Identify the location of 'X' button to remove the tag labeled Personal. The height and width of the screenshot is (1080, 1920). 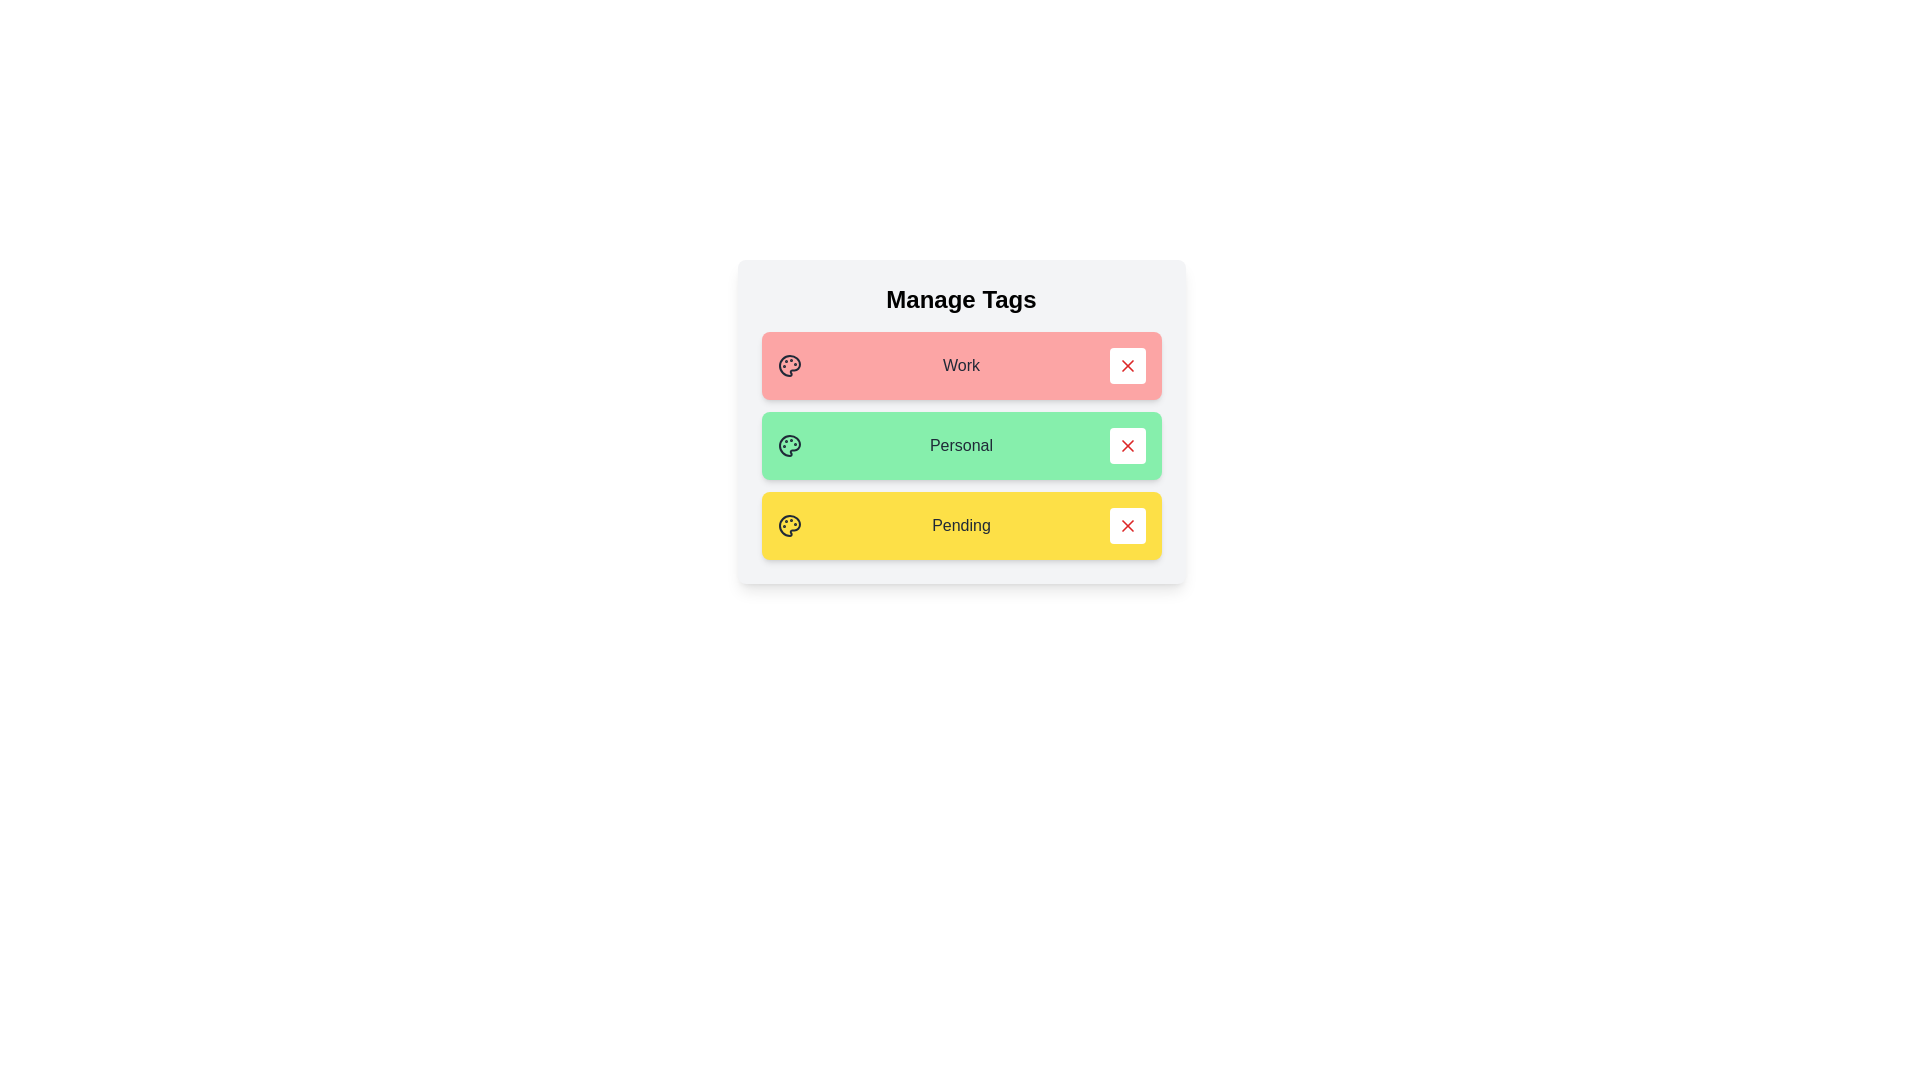
(1127, 445).